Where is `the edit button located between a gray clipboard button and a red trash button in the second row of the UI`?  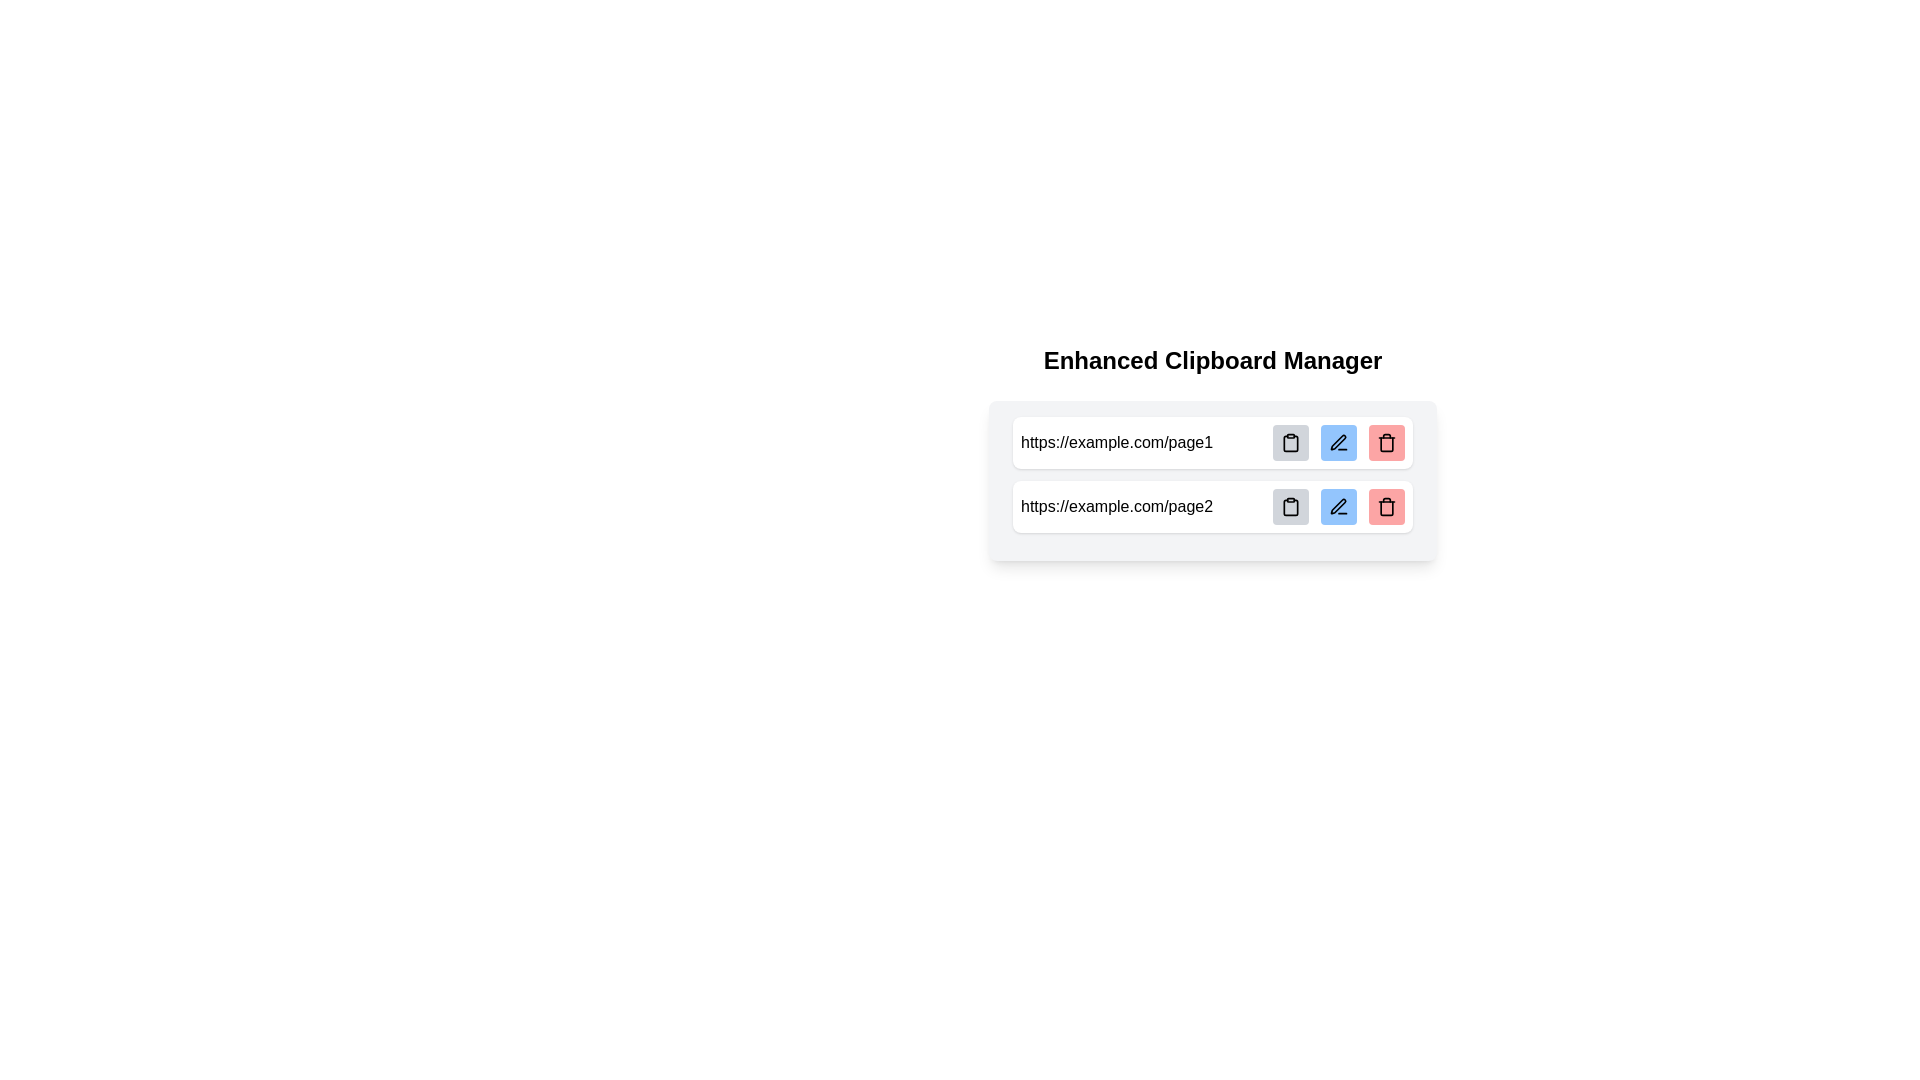 the edit button located between a gray clipboard button and a red trash button in the second row of the UI is located at coordinates (1339, 442).